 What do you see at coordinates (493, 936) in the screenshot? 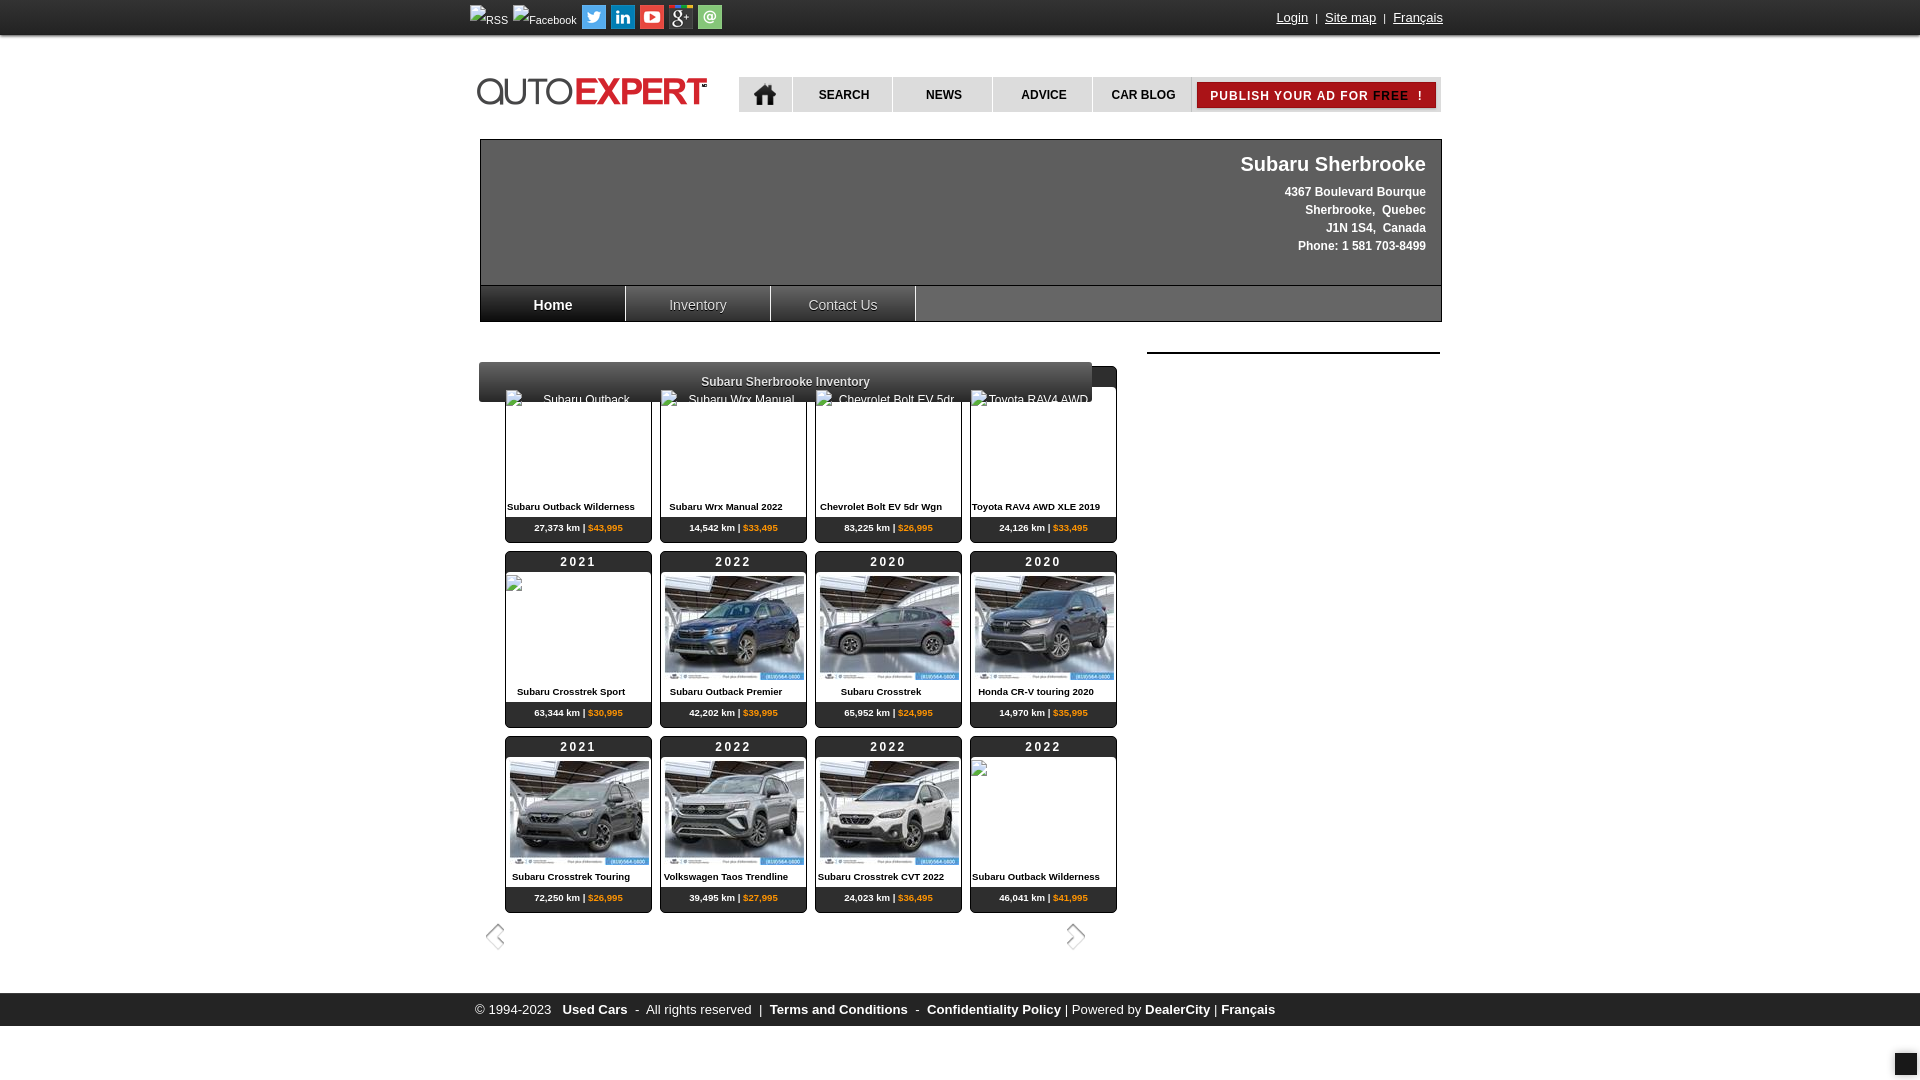
I see `'Previous'` at bounding box center [493, 936].